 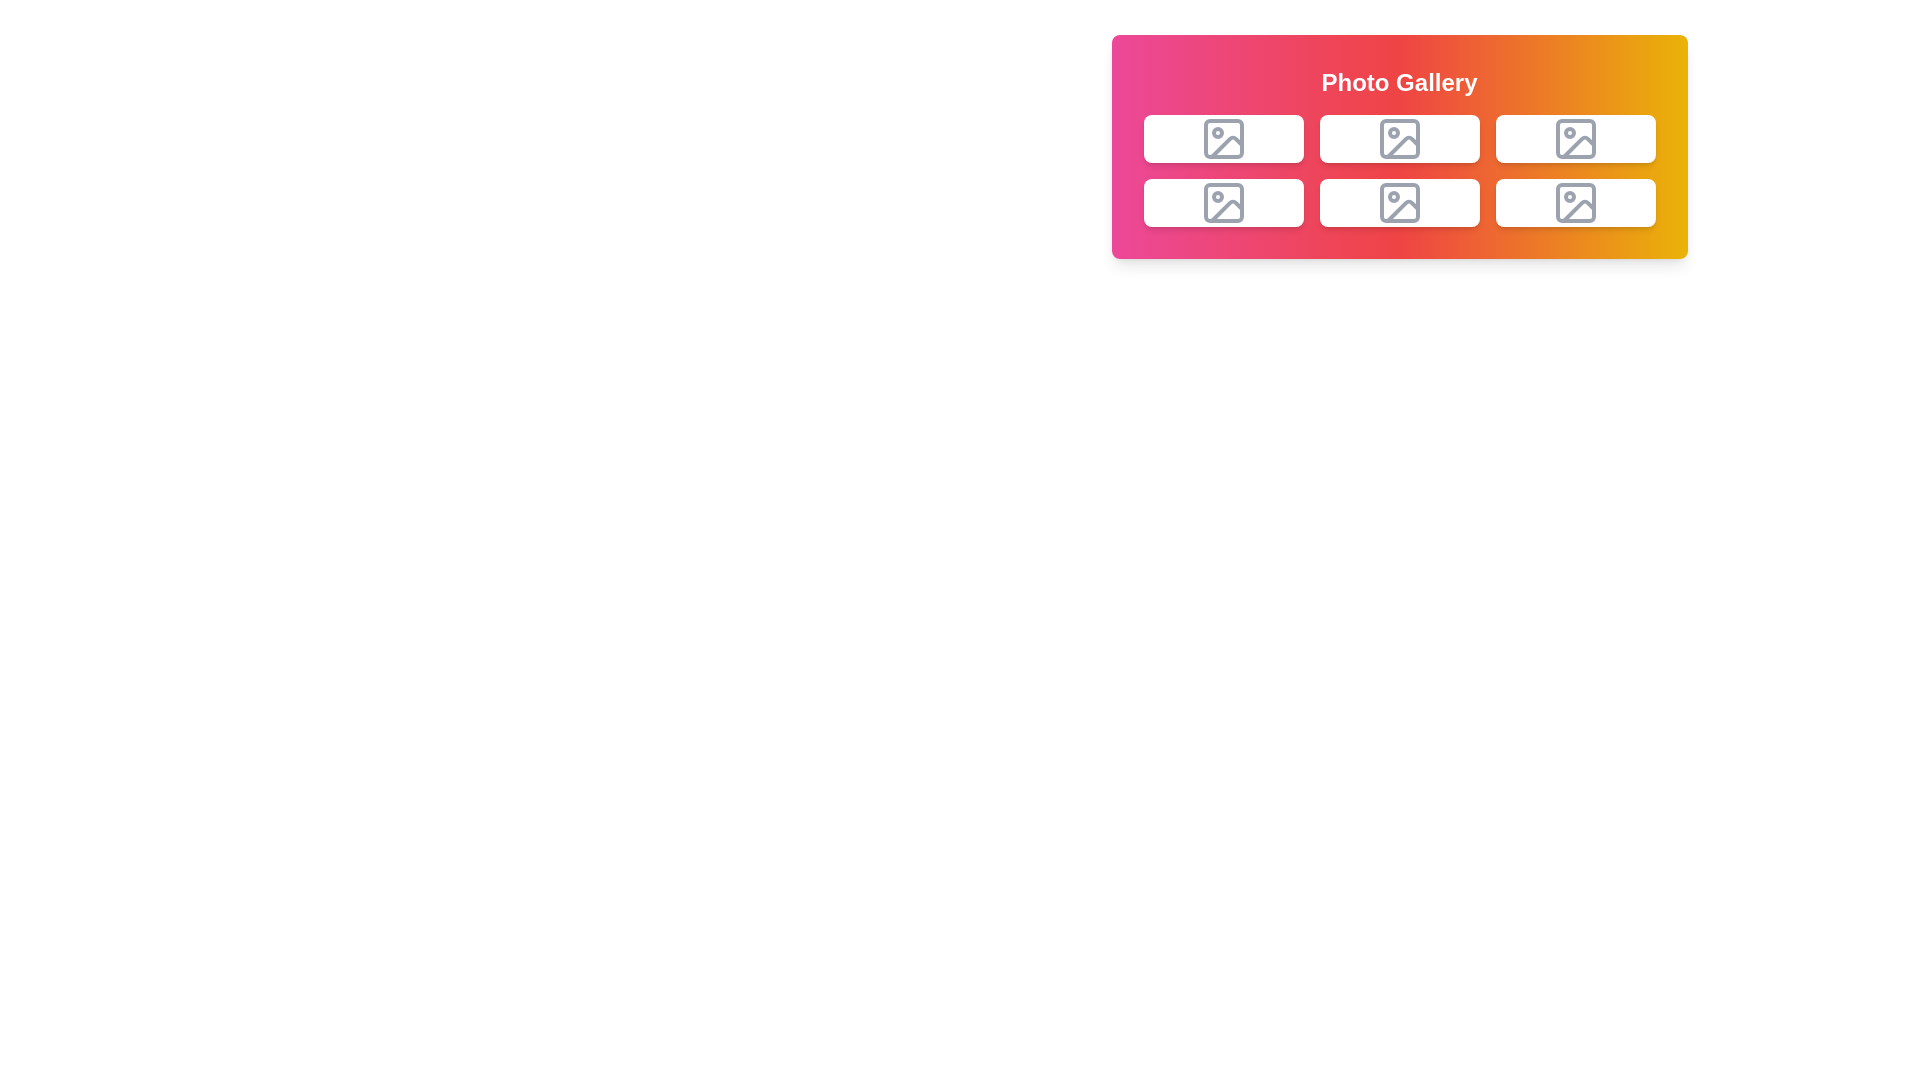 I want to click on the circular white button with a red heart symbol, the second interactive item in the overlay of the photo gallery grid, to observe hover effects, so click(x=1248, y=137).